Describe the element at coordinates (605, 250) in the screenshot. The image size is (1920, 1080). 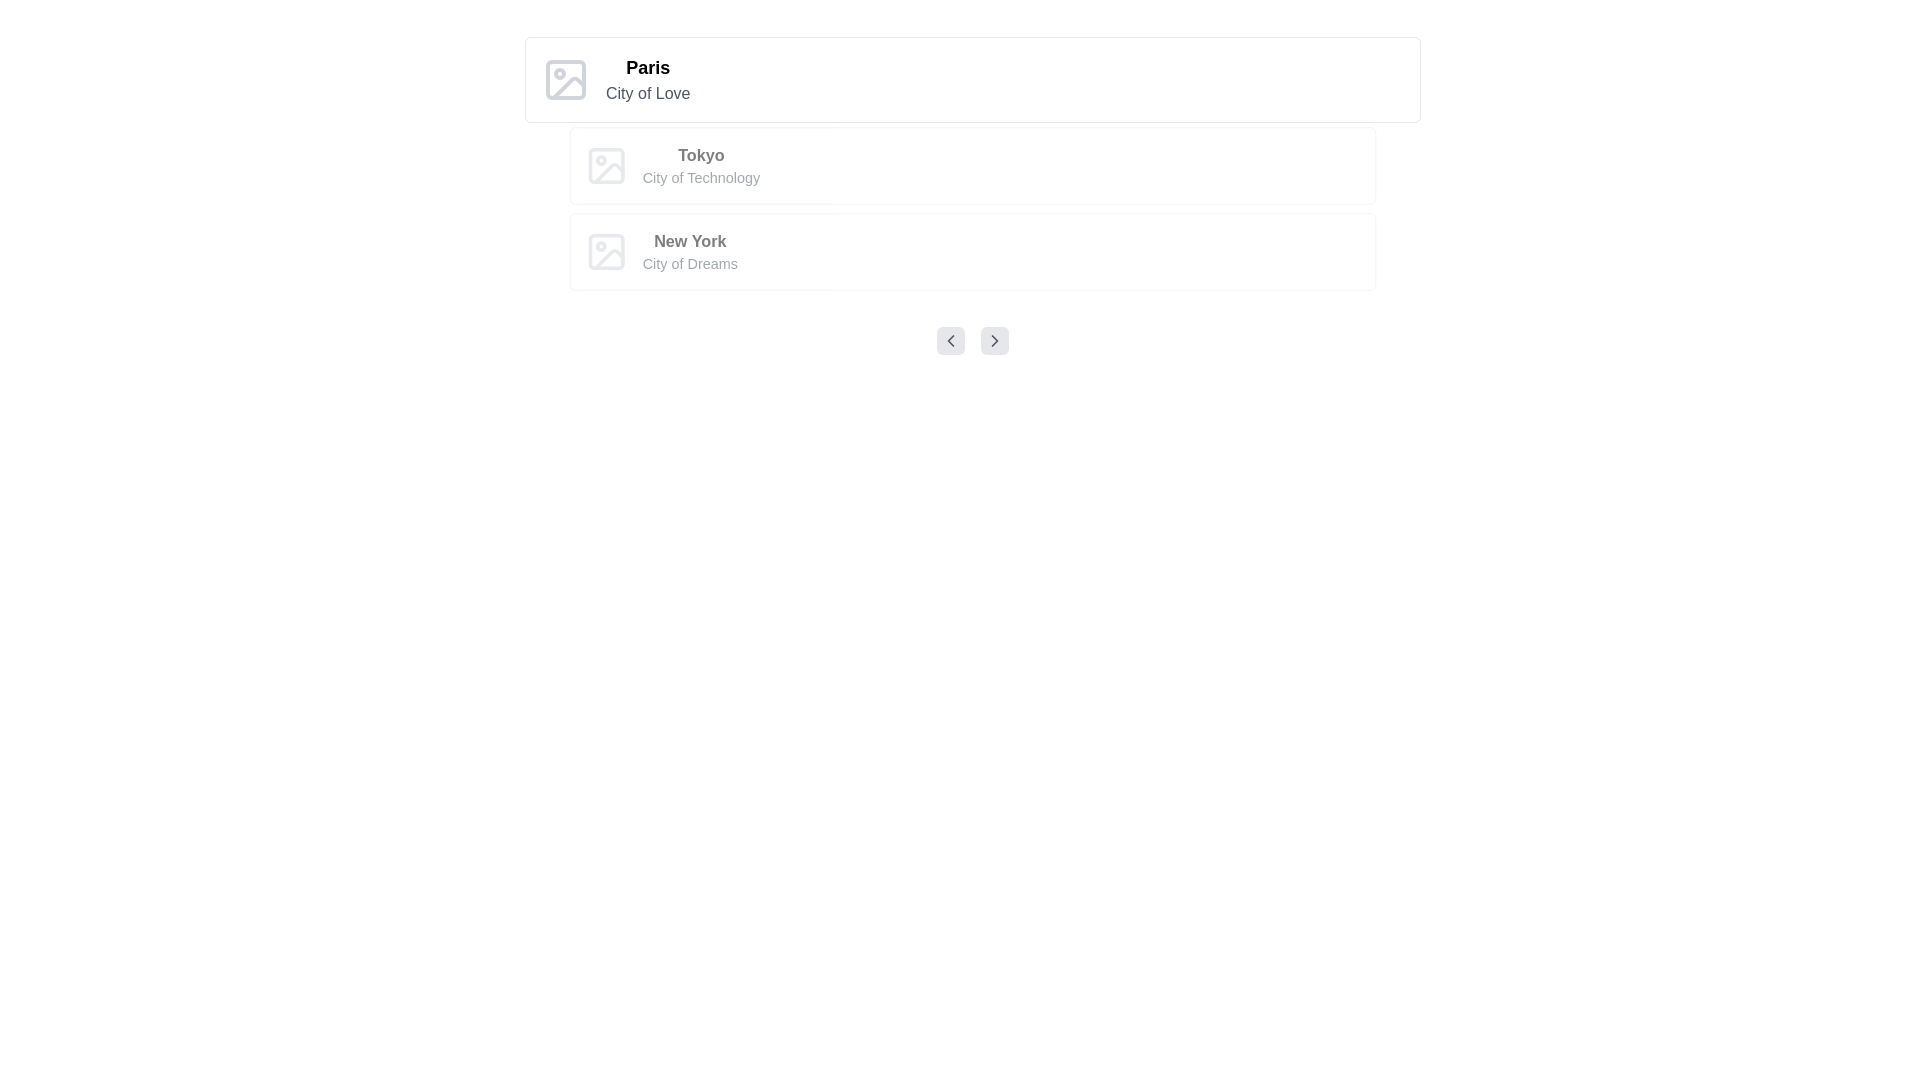
I see `the Decorative placeholder located in the top-left area of the 'New York - City of Dreams' section, which resembles an image placeholder` at that location.